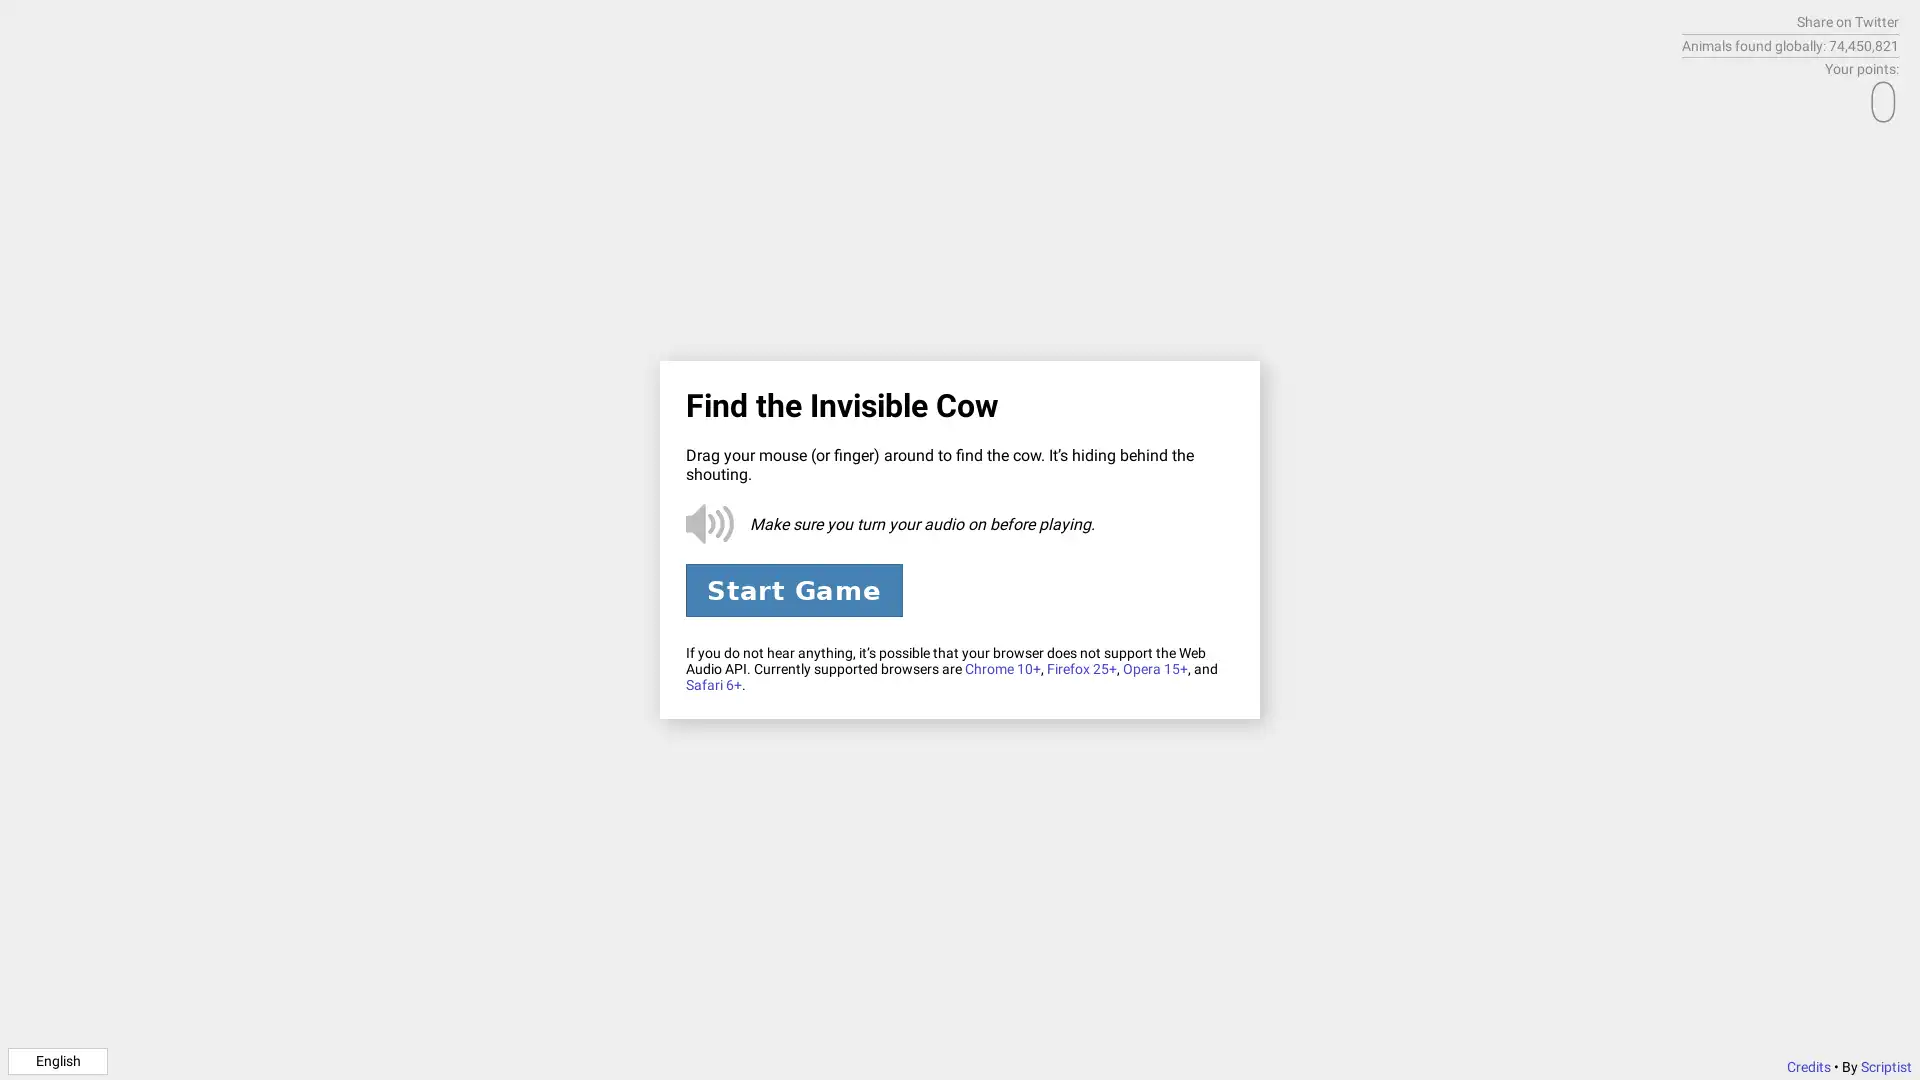  Describe the element at coordinates (1847, 22) in the screenshot. I see `Share on Twitter` at that location.